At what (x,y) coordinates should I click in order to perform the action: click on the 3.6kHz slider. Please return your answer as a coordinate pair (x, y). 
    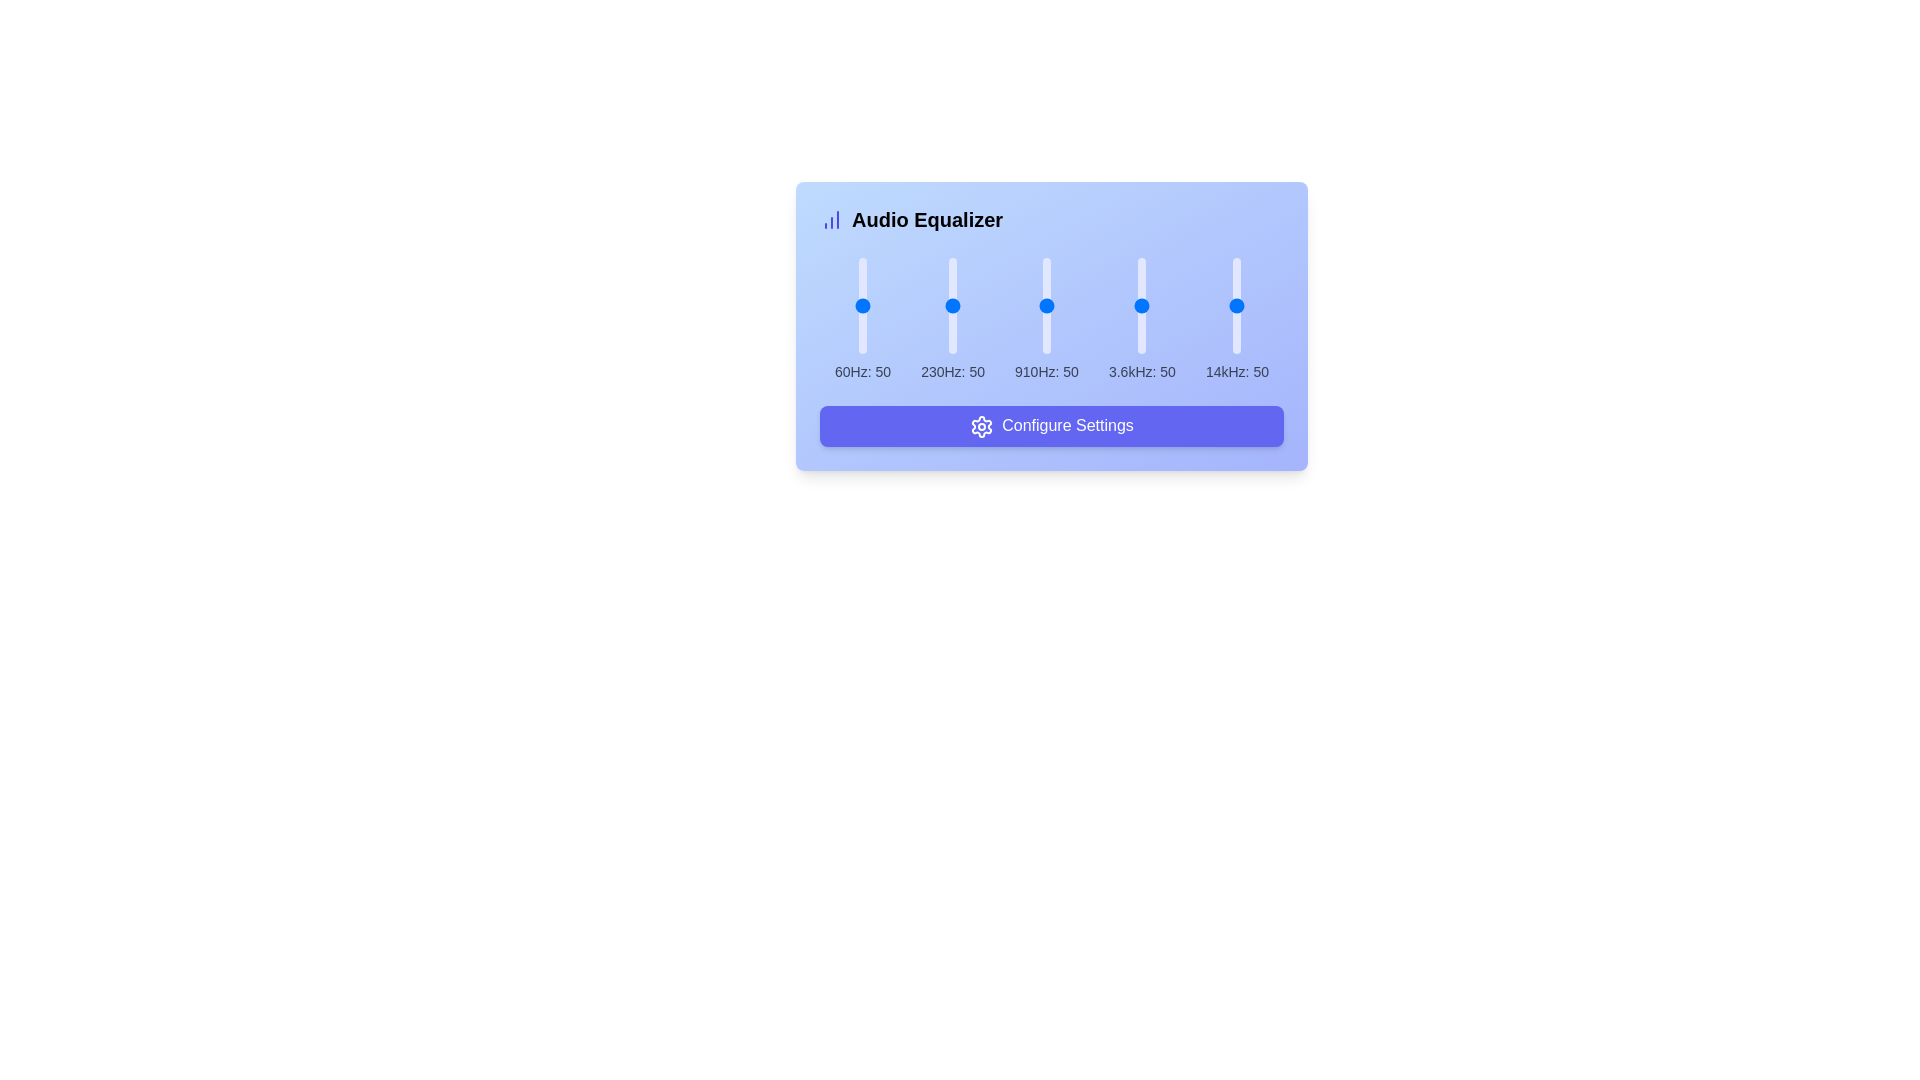
    Looking at the image, I should click on (1142, 312).